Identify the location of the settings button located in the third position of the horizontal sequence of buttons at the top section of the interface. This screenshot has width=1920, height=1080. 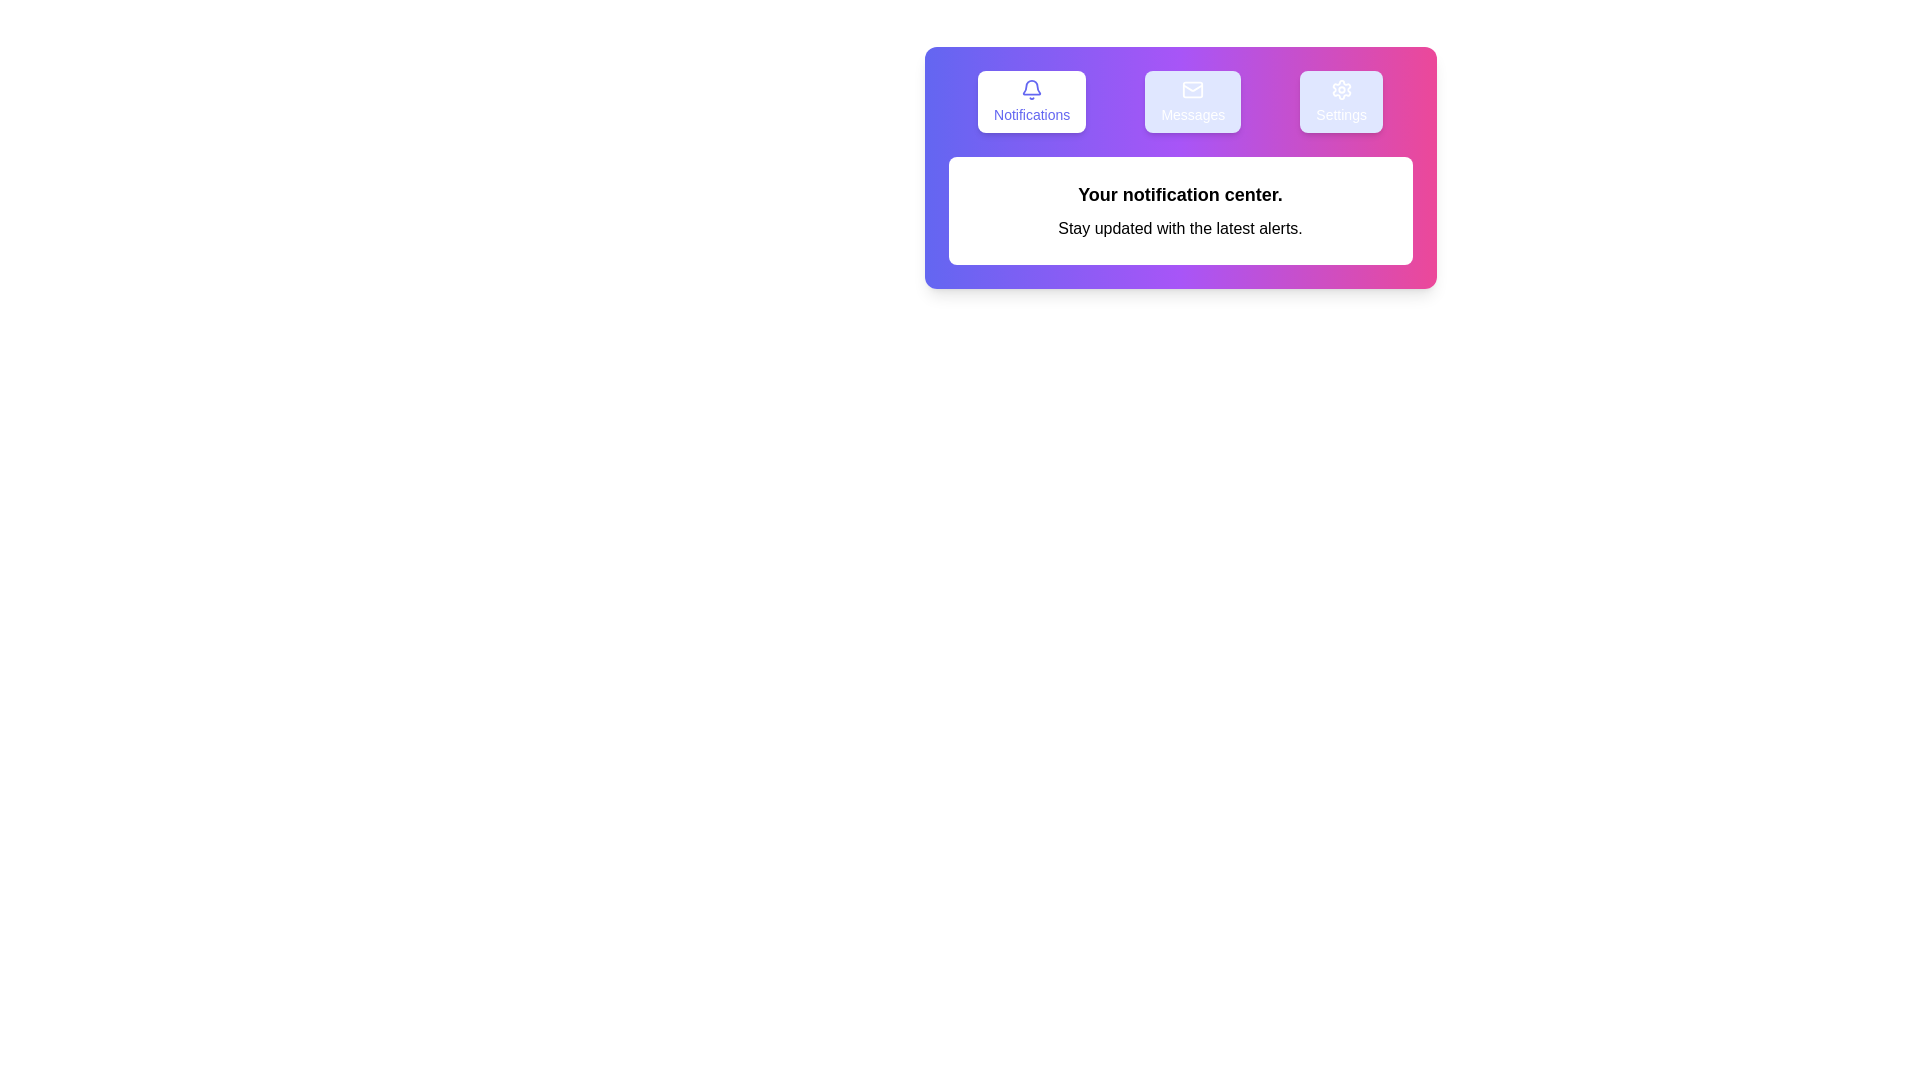
(1341, 101).